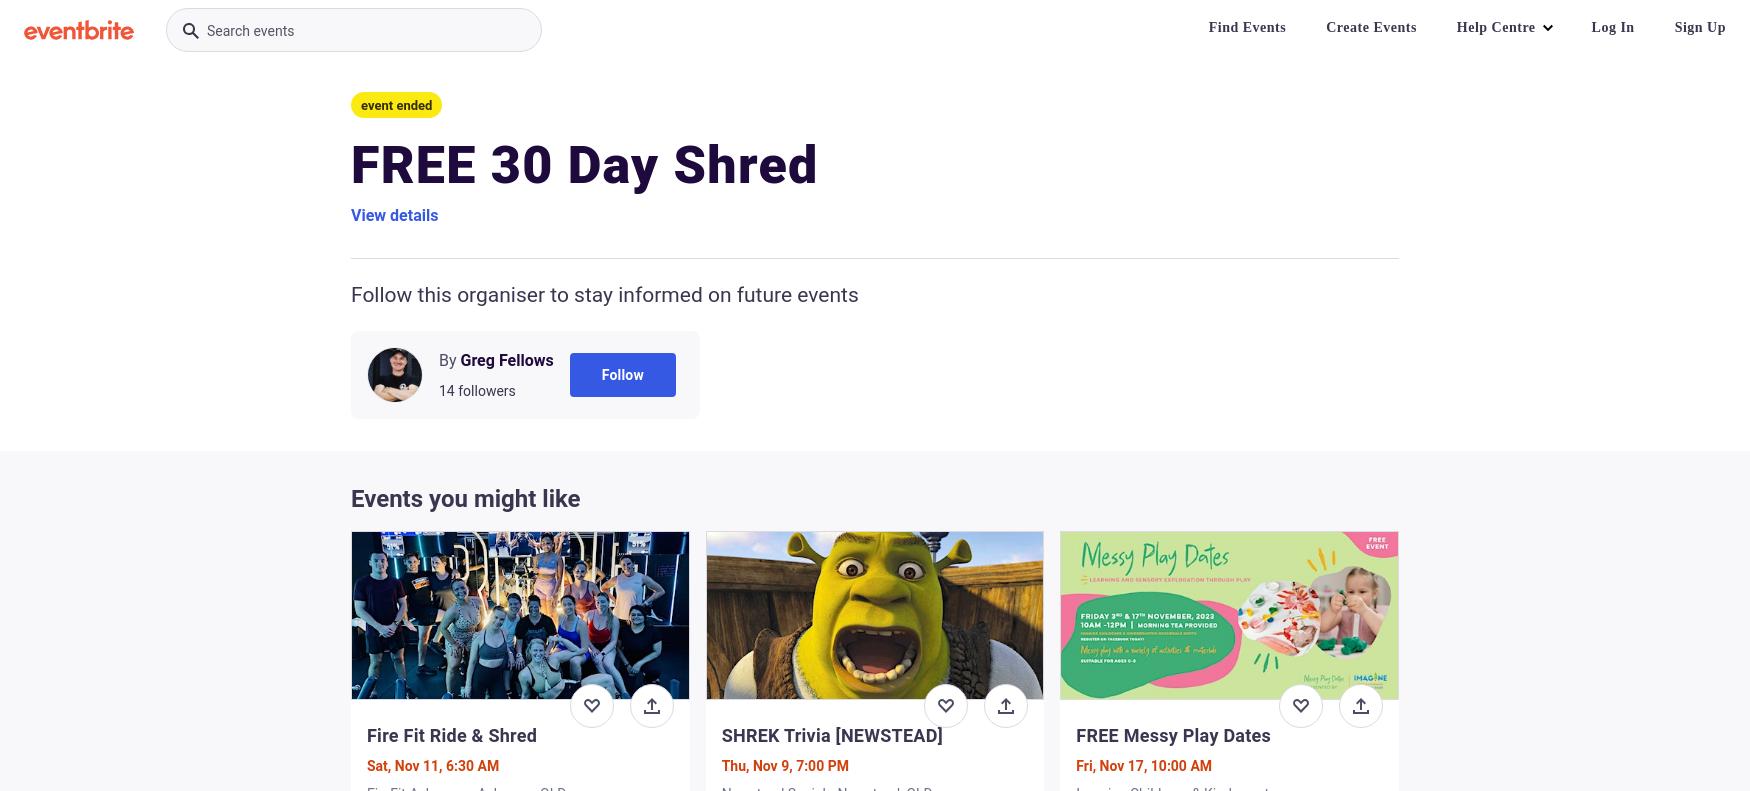 The image size is (1750, 791). What do you see at coordinates (393, 215) in the screenshot?
I see `'View details'` at bounding box center [393, 215].